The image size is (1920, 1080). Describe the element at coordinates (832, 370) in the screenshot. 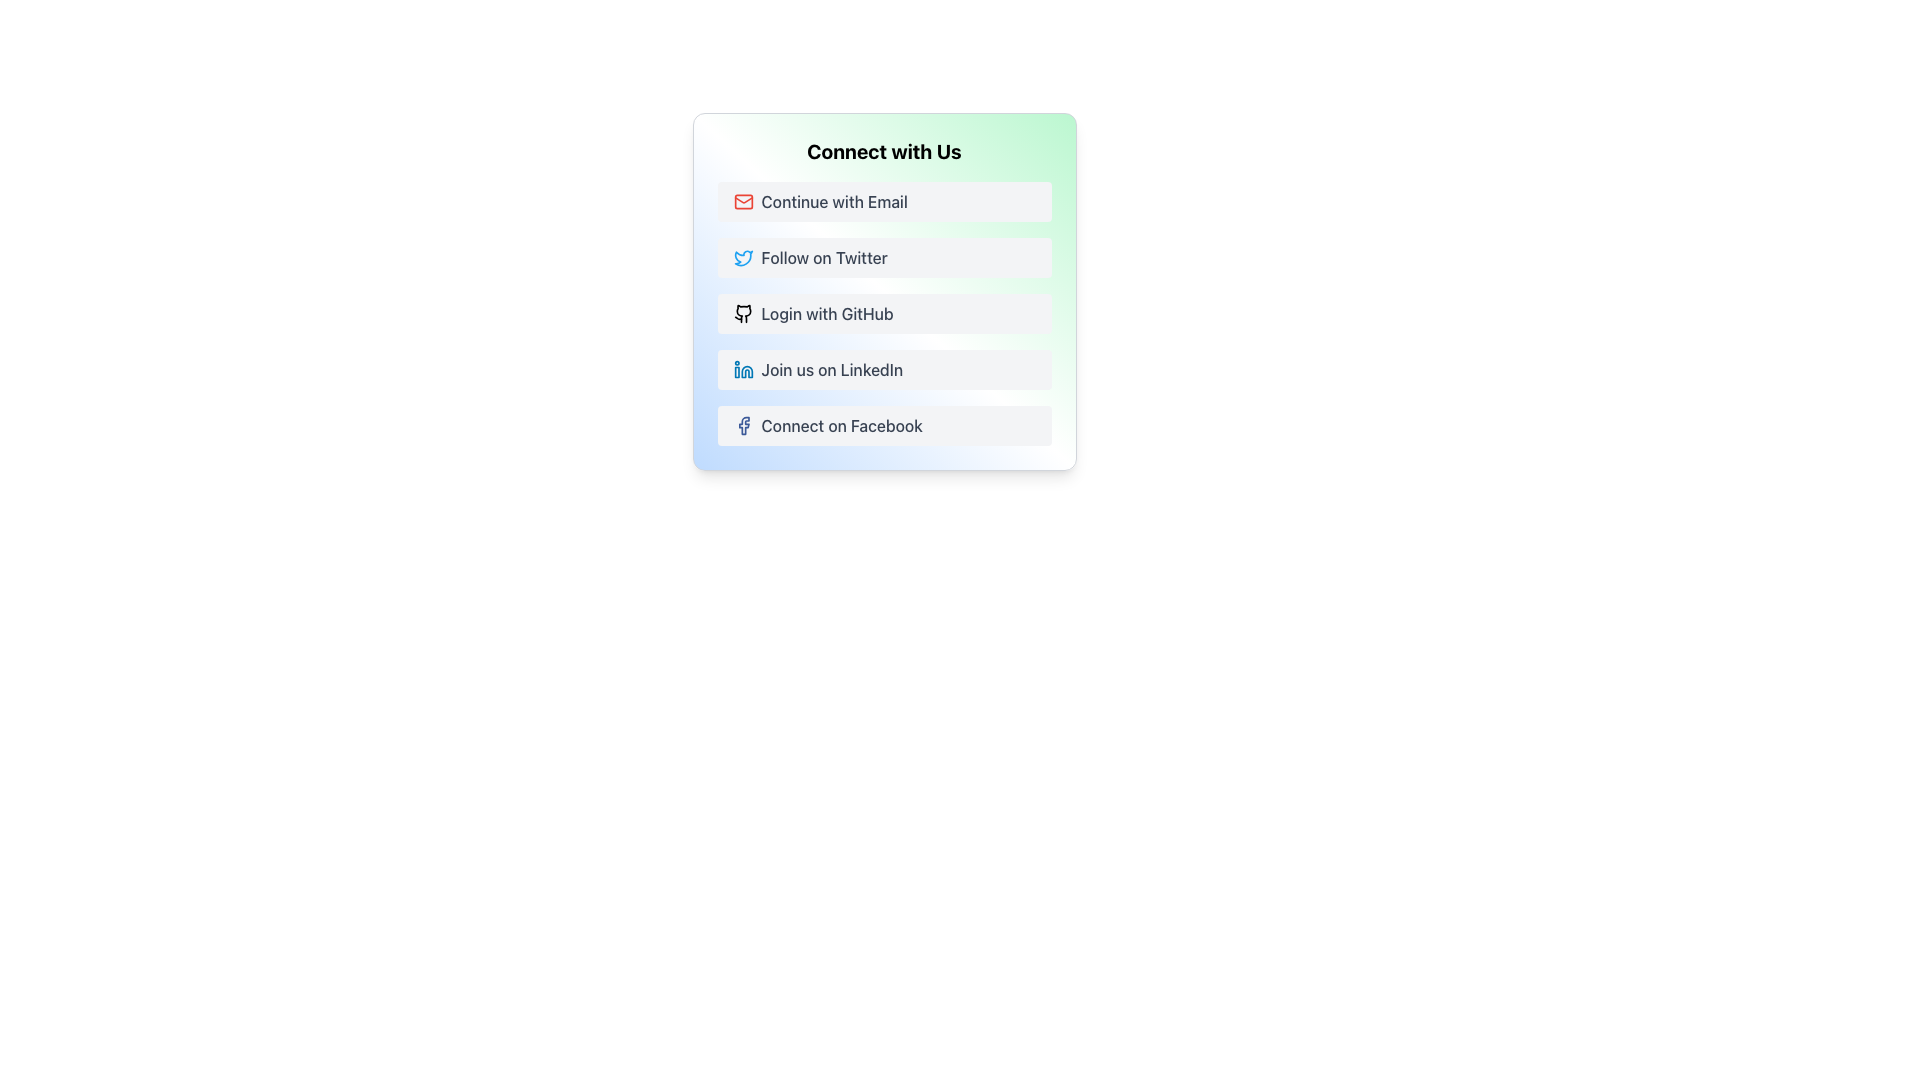

I see `the text label within the button that redirects users to a LinkedIn page, located to the right of the LinkedIn logo icon and fourth in a vertical list of similar buttons` at that location.